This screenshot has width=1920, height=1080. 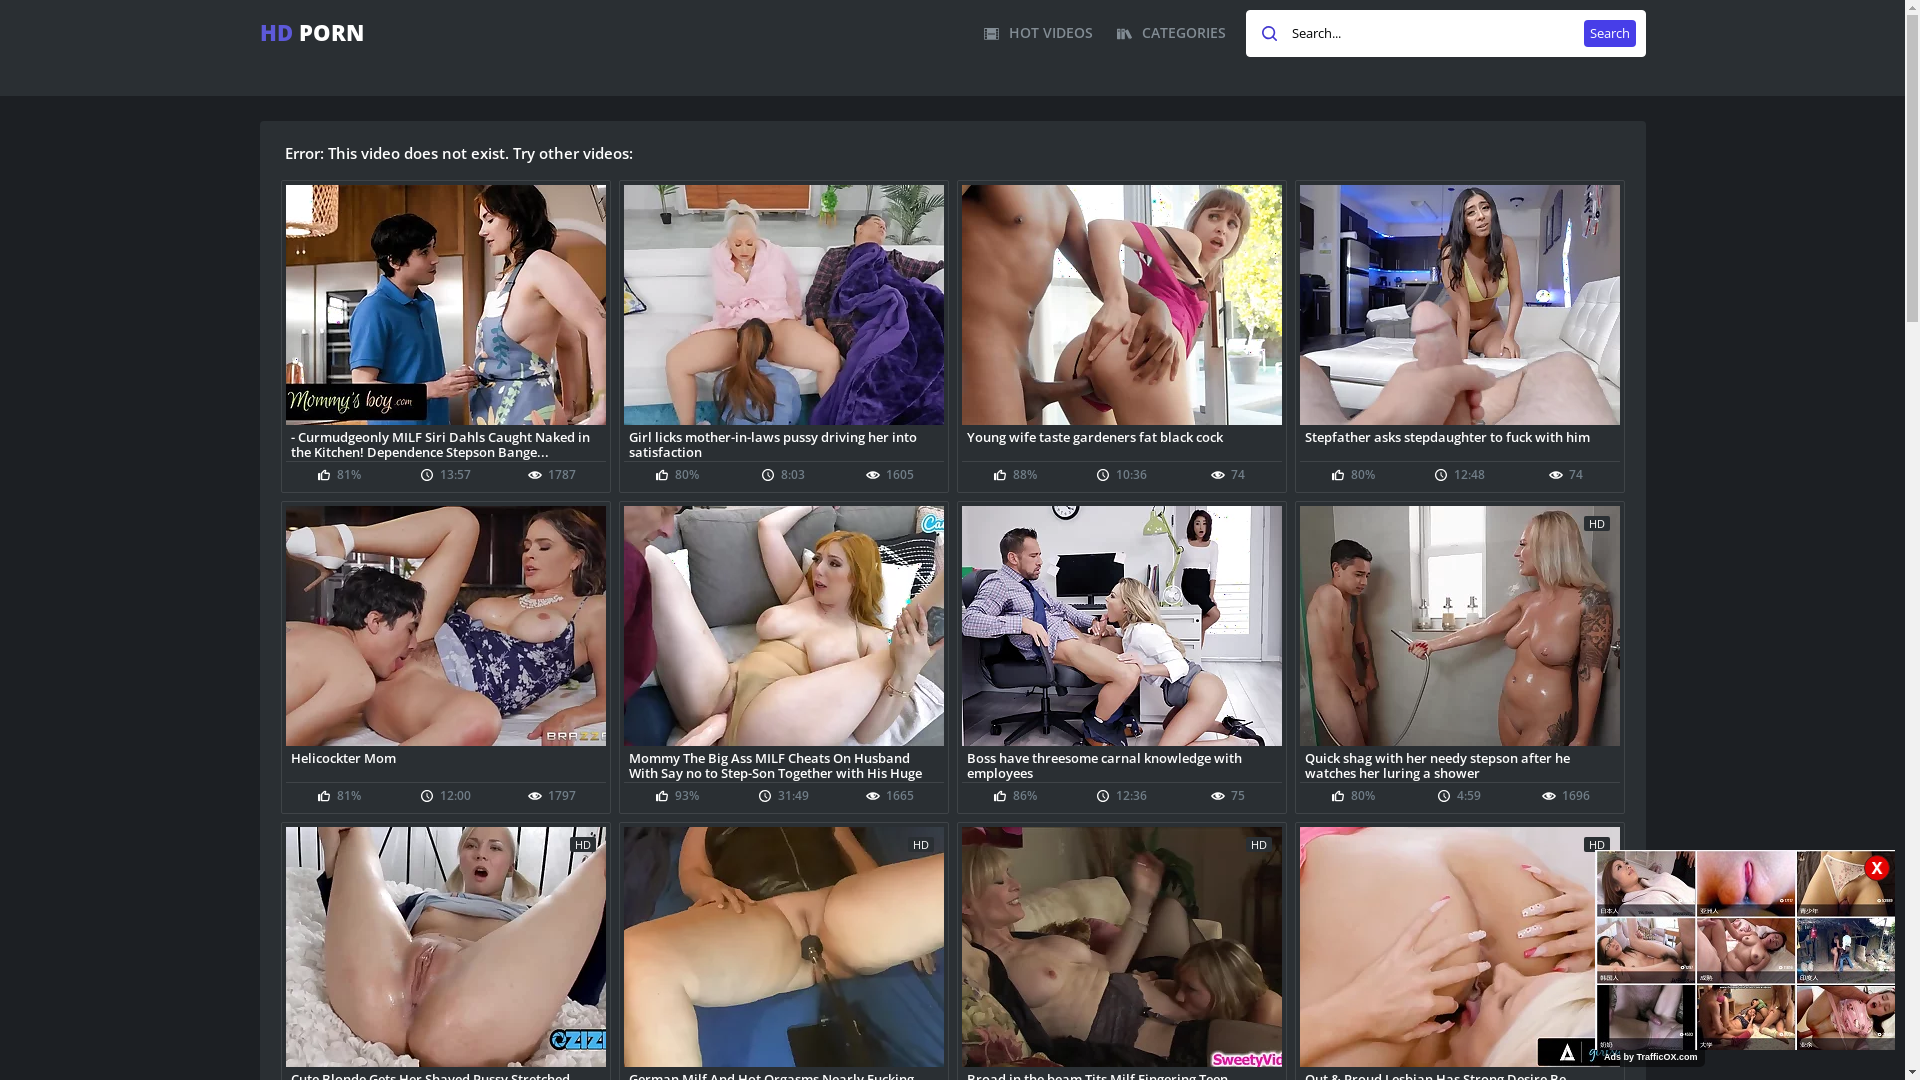 I want to click on 'HD PORN', so click(x=311, y=32).